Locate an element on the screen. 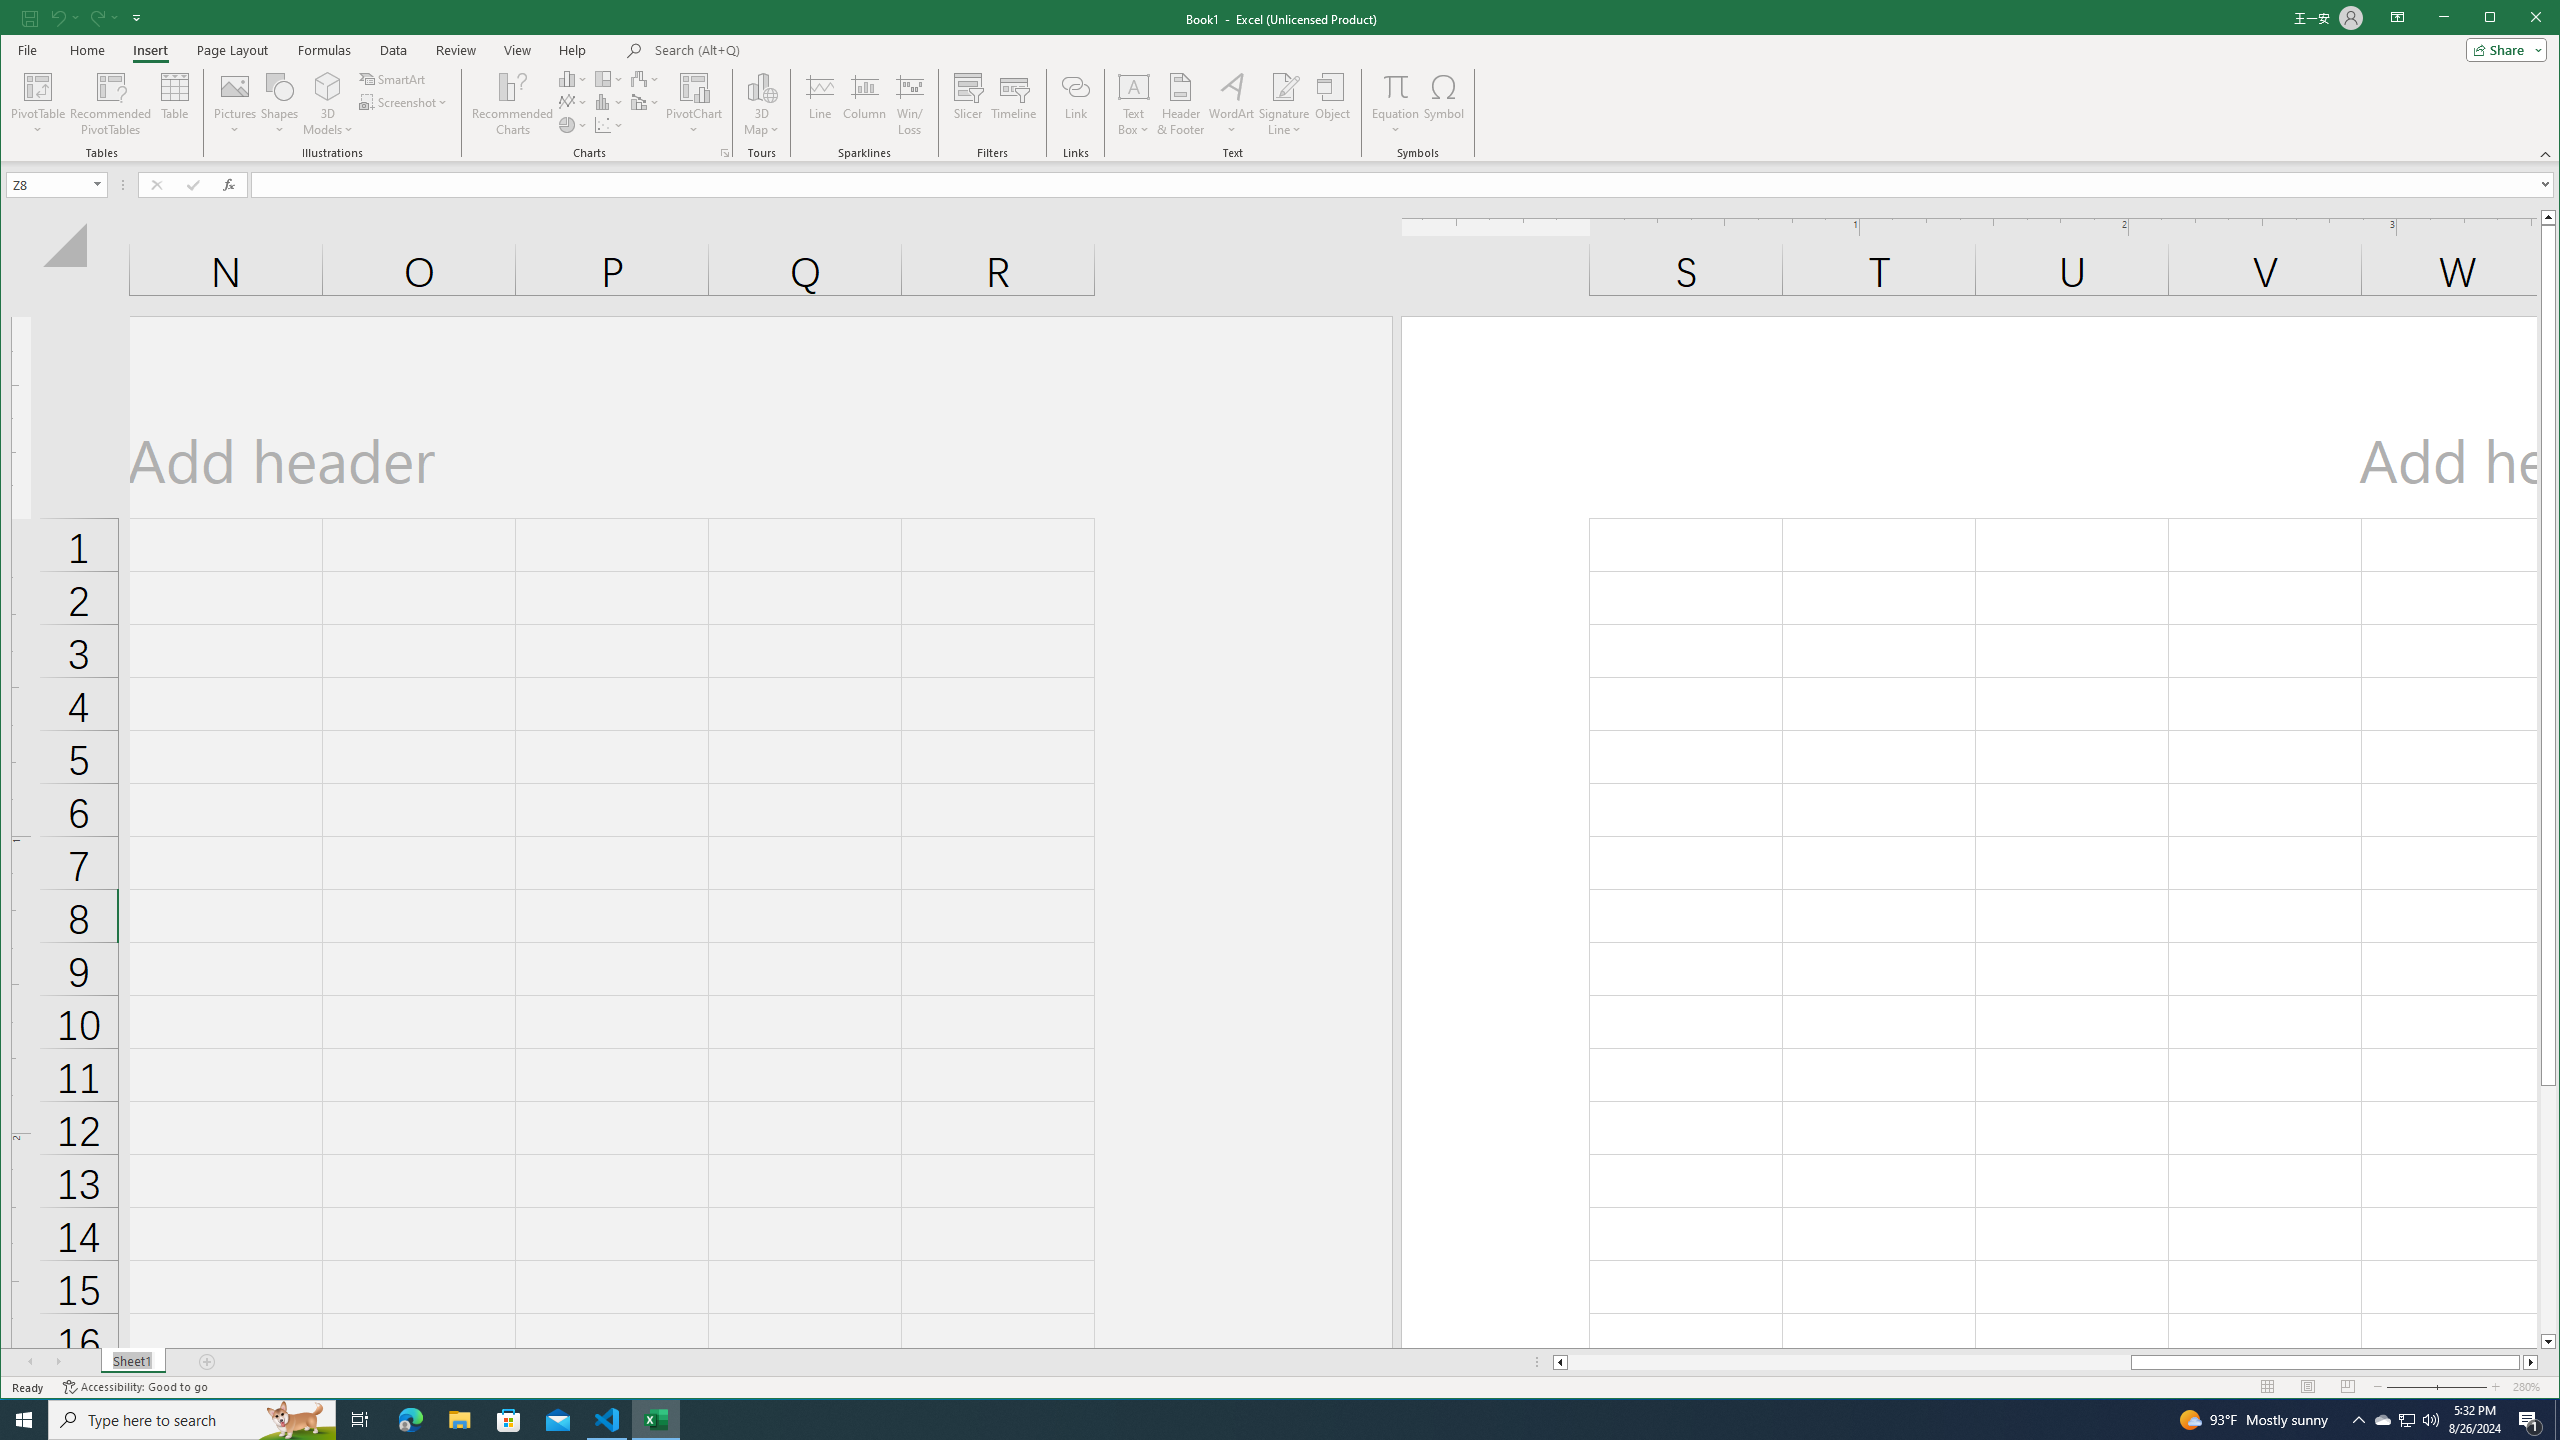 This screenshot has height=1440, width=2560. 'Column right' is located at coordinates (2531, 1362).